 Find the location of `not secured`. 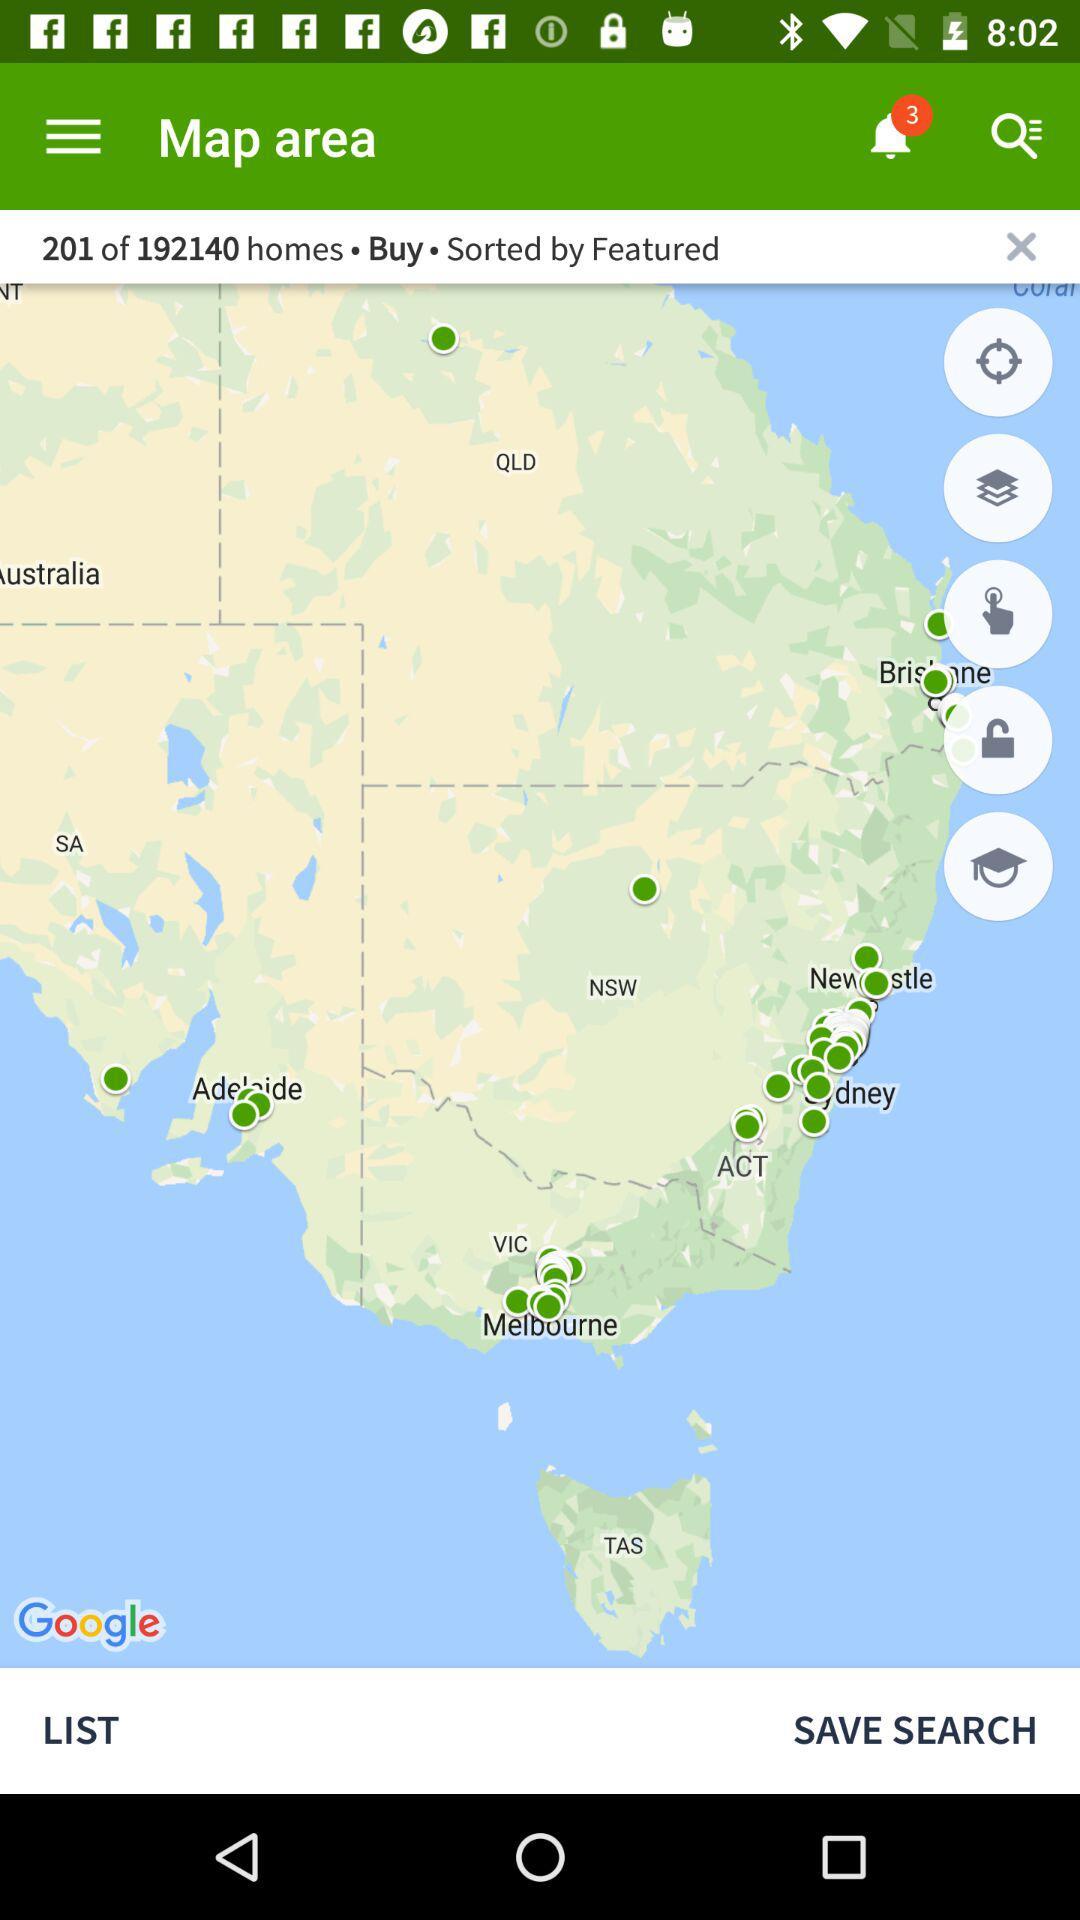

not secured is located at coordinates (998, 739).